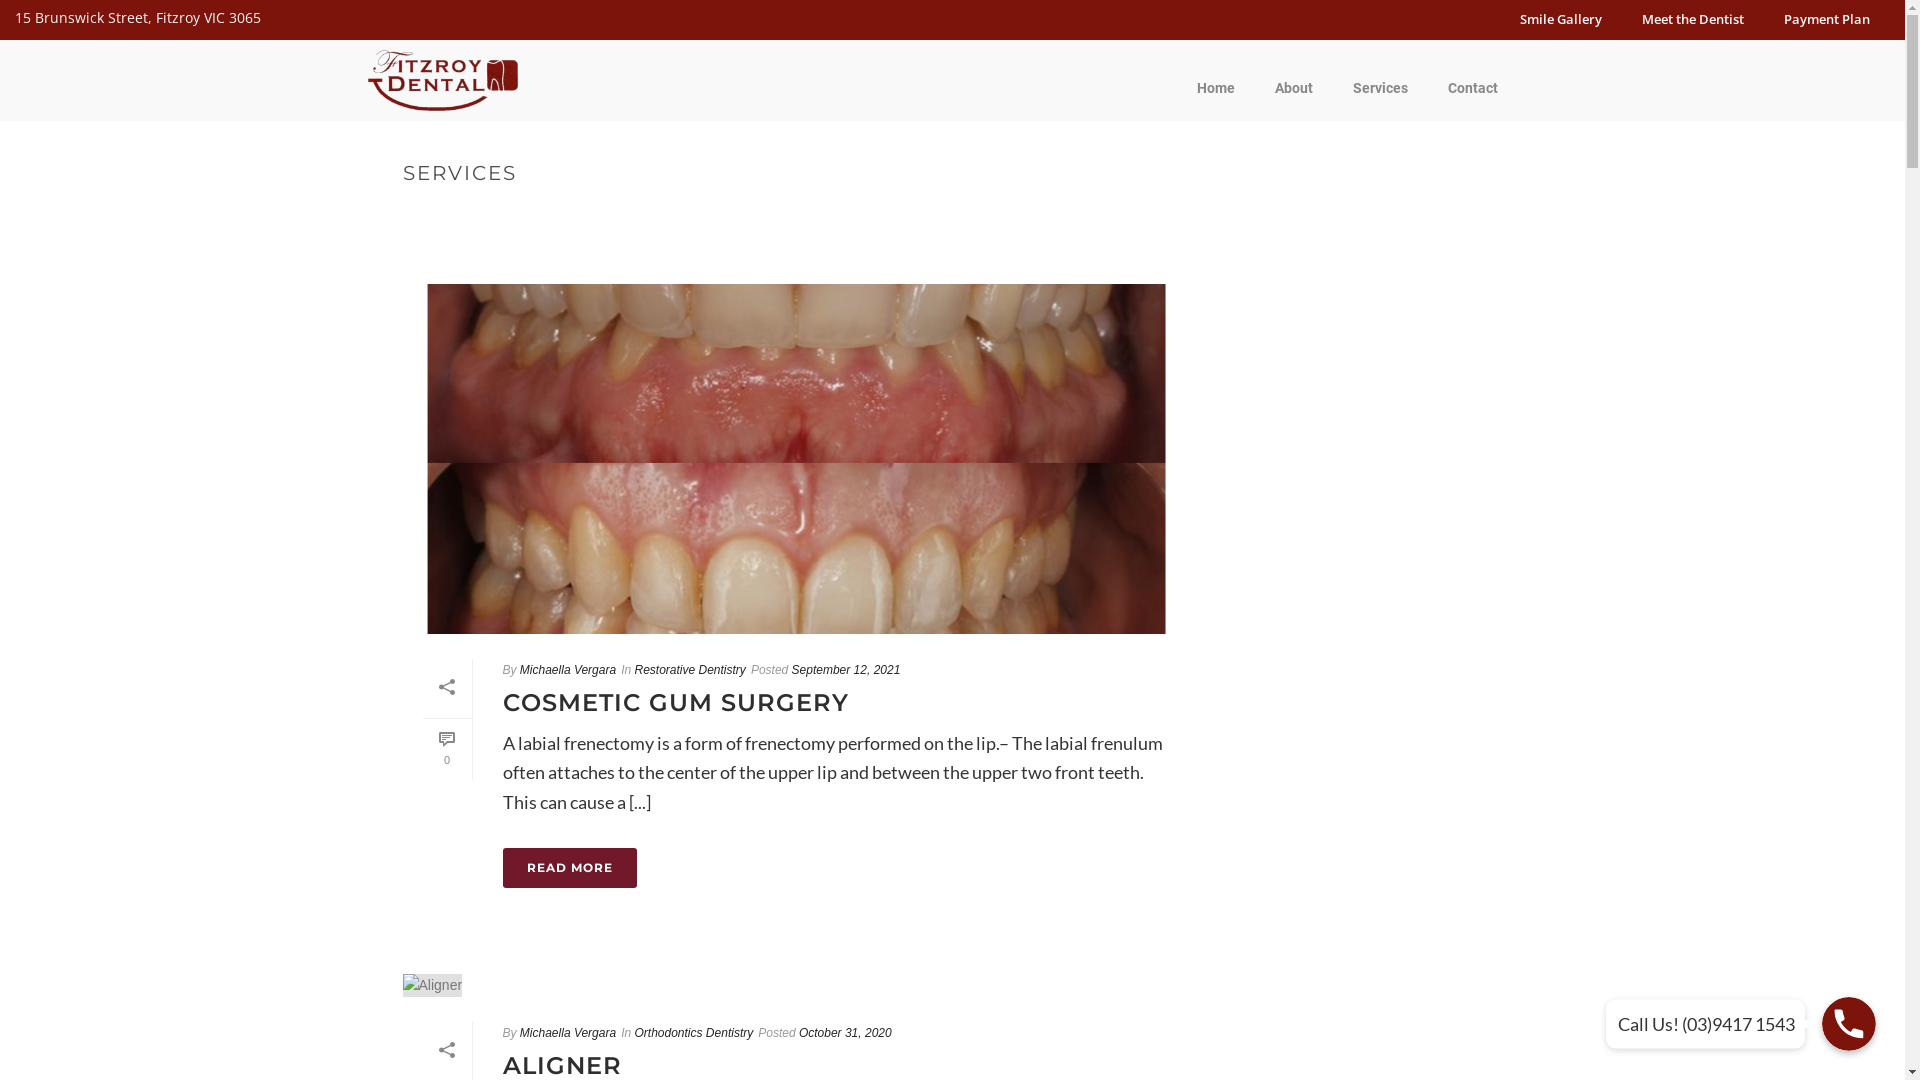 Image resolution: width=1920 pixels, height=1080 pixels. What do you see at coordinates (797, 1033) in the screenshot?
I see `'October 31, 2020'` at bounding box center [797, 1033].